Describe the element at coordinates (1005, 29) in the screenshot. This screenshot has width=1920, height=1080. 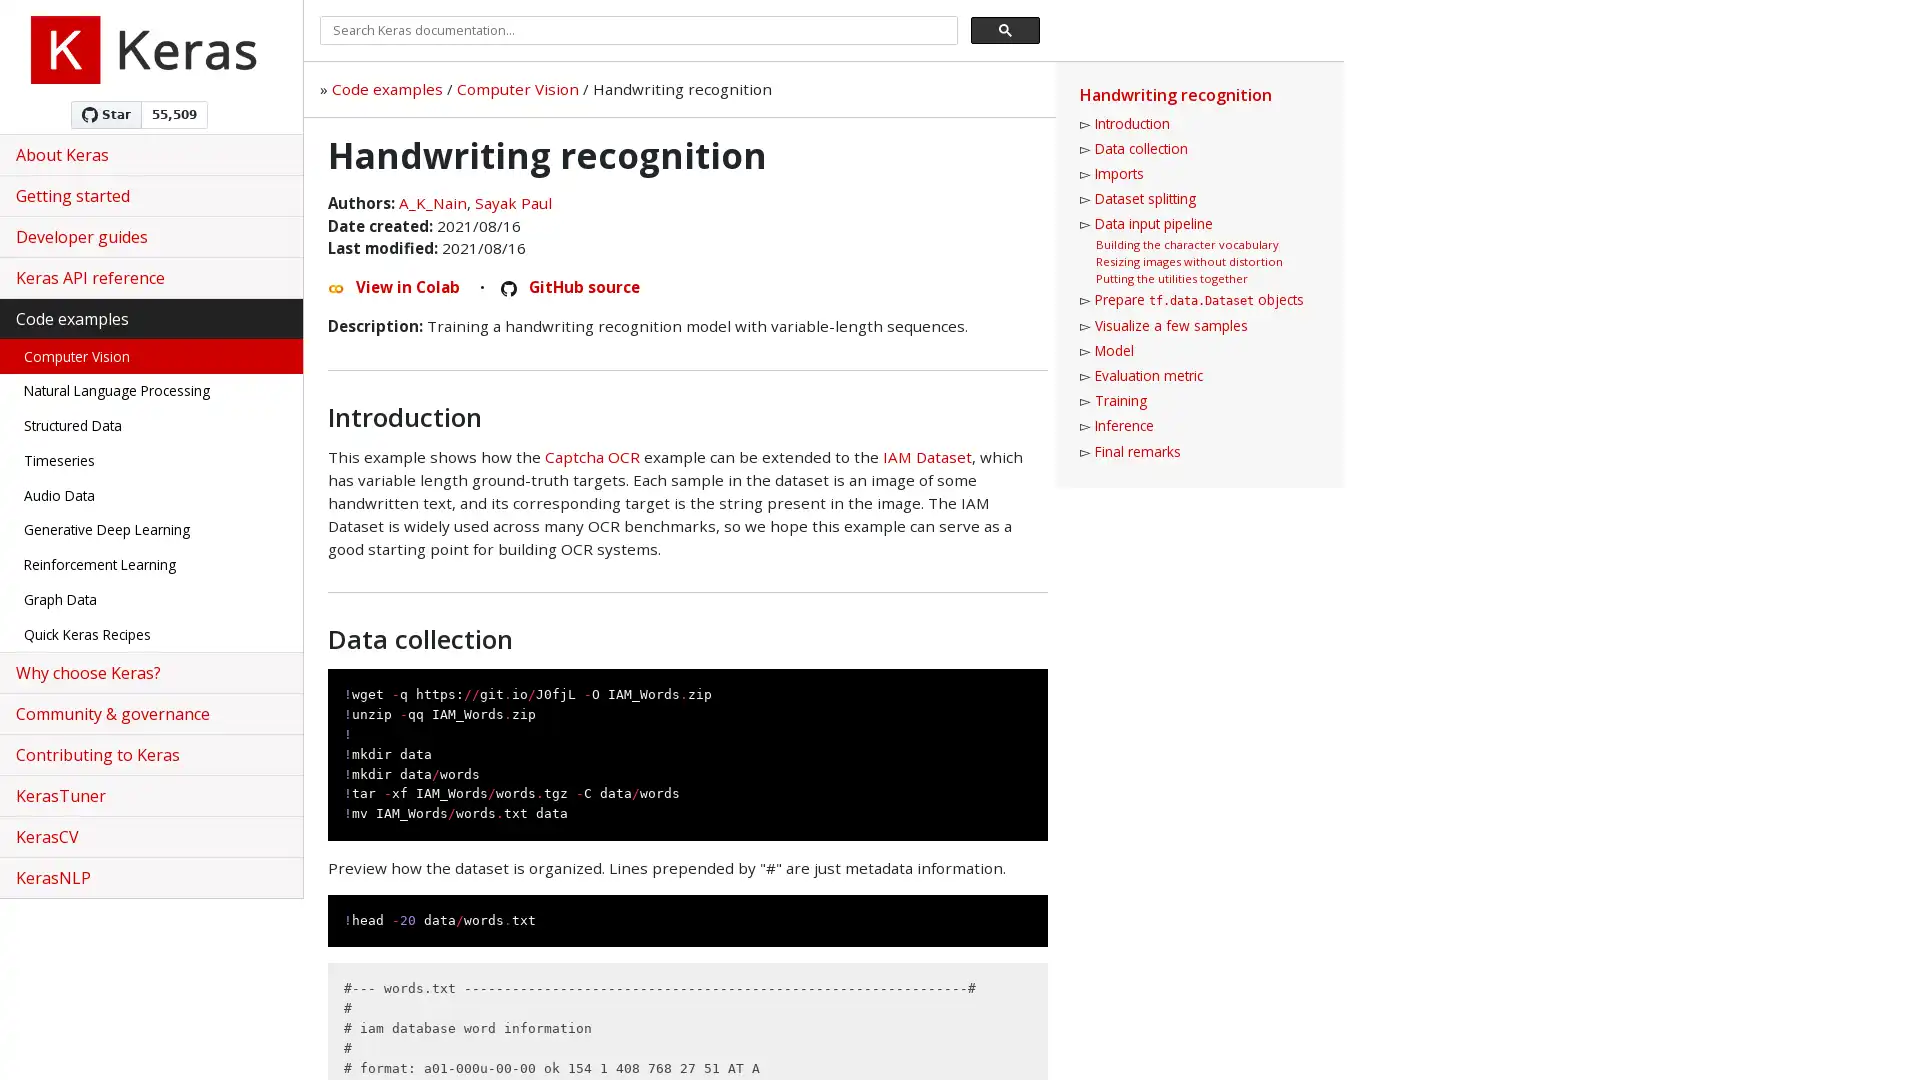
I see `search` at that location.